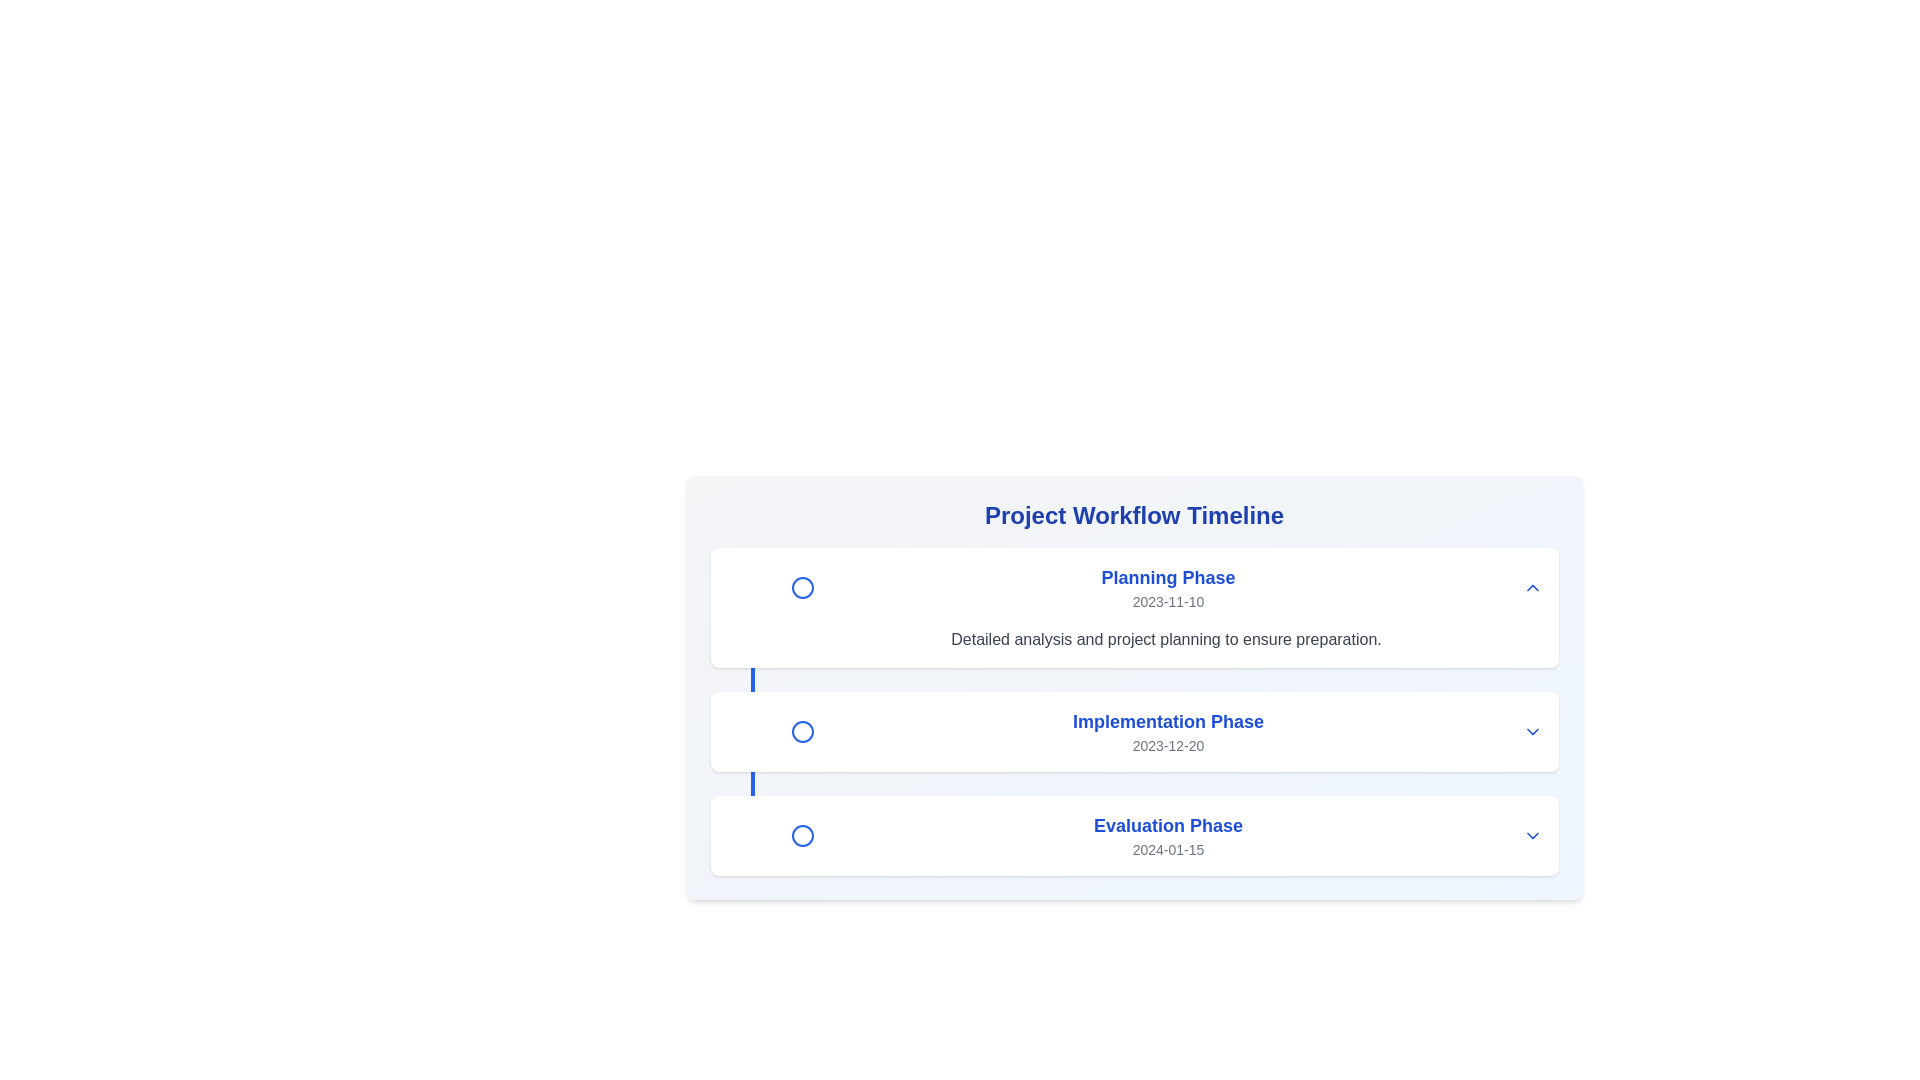 Image resolution: width=1920 pixels, height=1080 pixels. I want to click on the bold title 'Planning Phase' displayed in blue, so click(1168, 578).